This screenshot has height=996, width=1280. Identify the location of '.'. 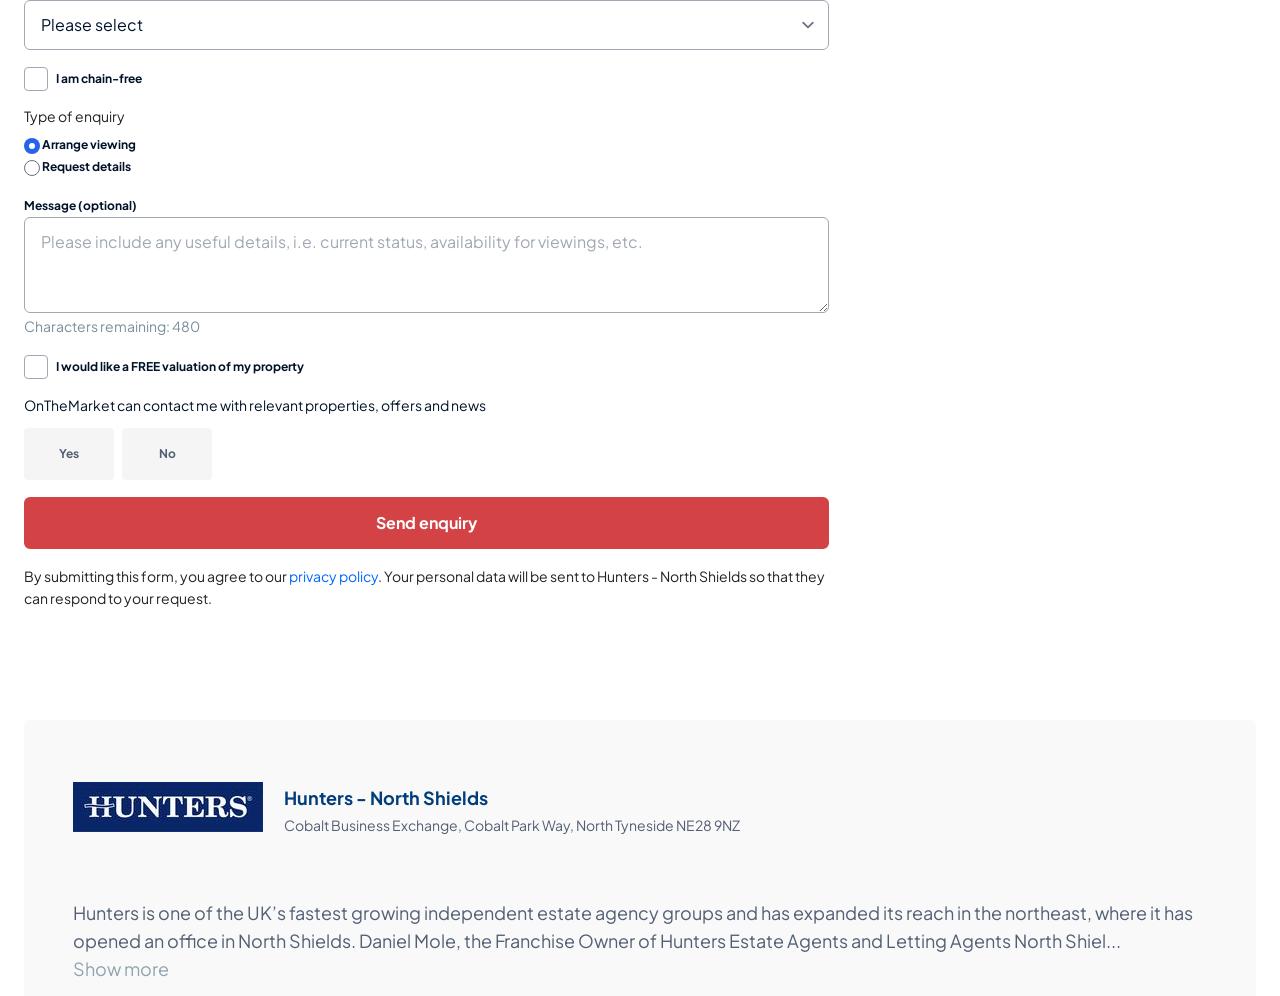
(380, 573).